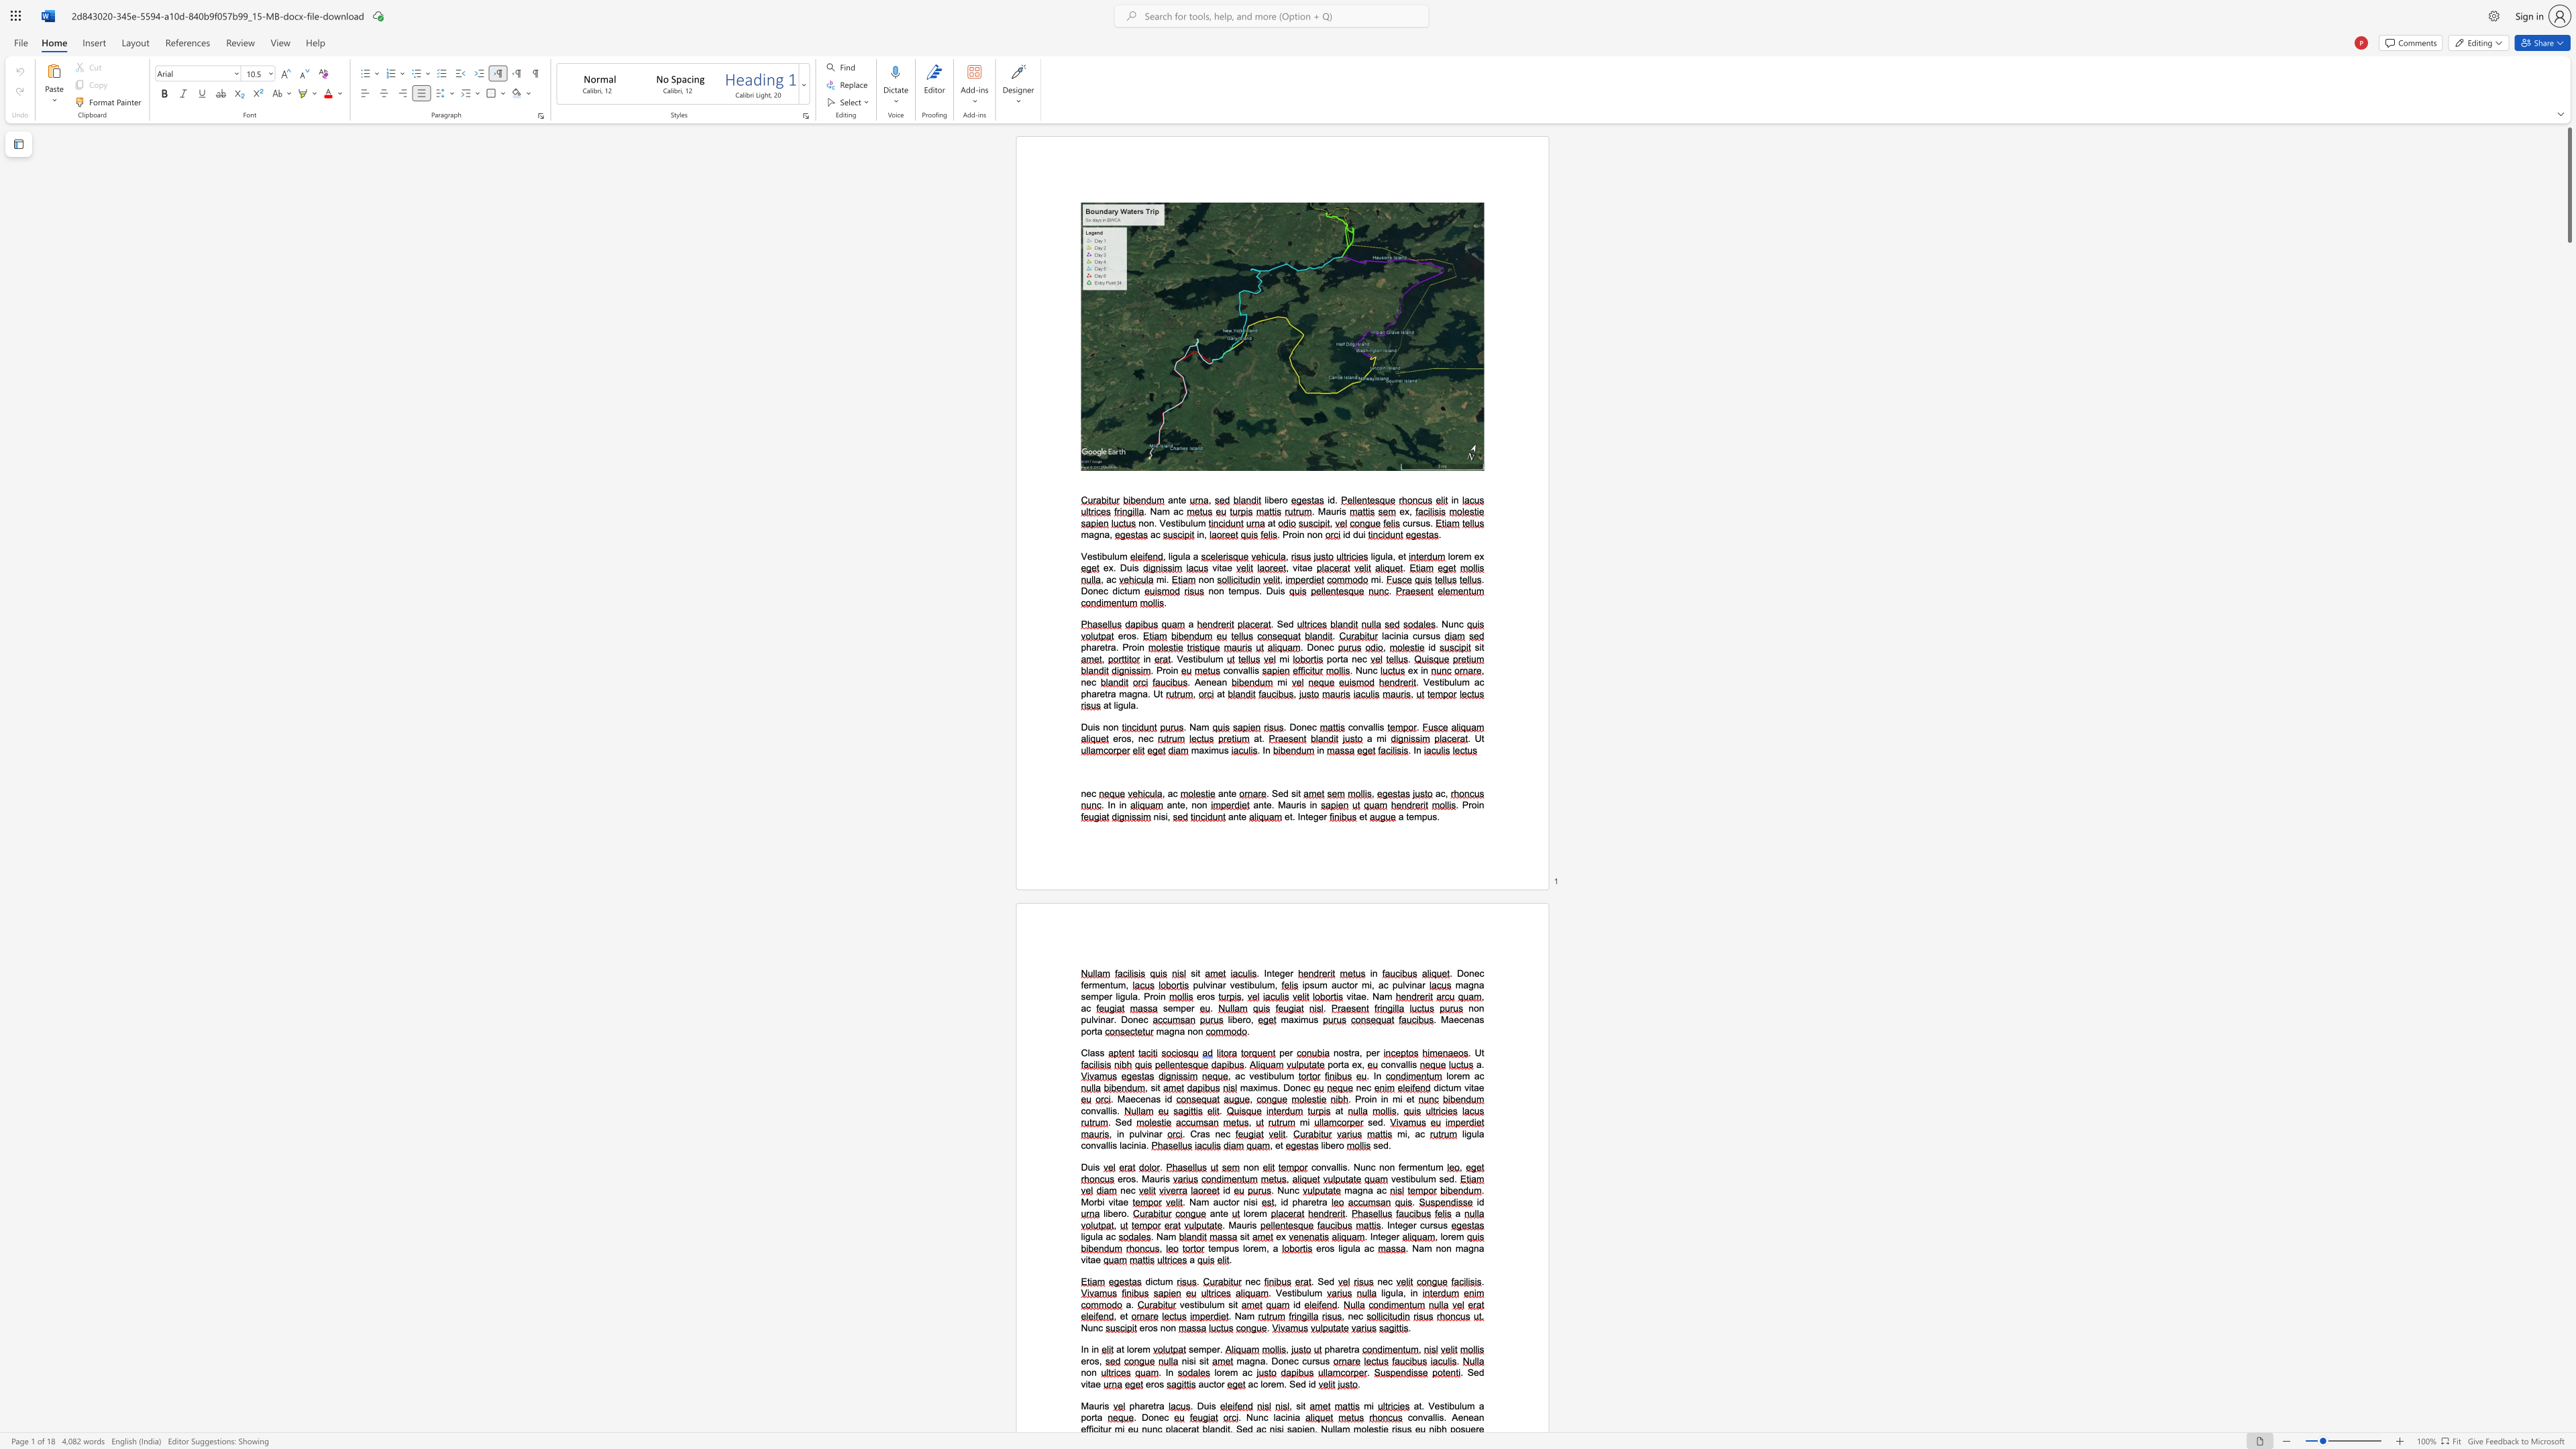 The image size is (2576, 1449). I want to click on the 1th character "e" in the text, so click(1181, 805).